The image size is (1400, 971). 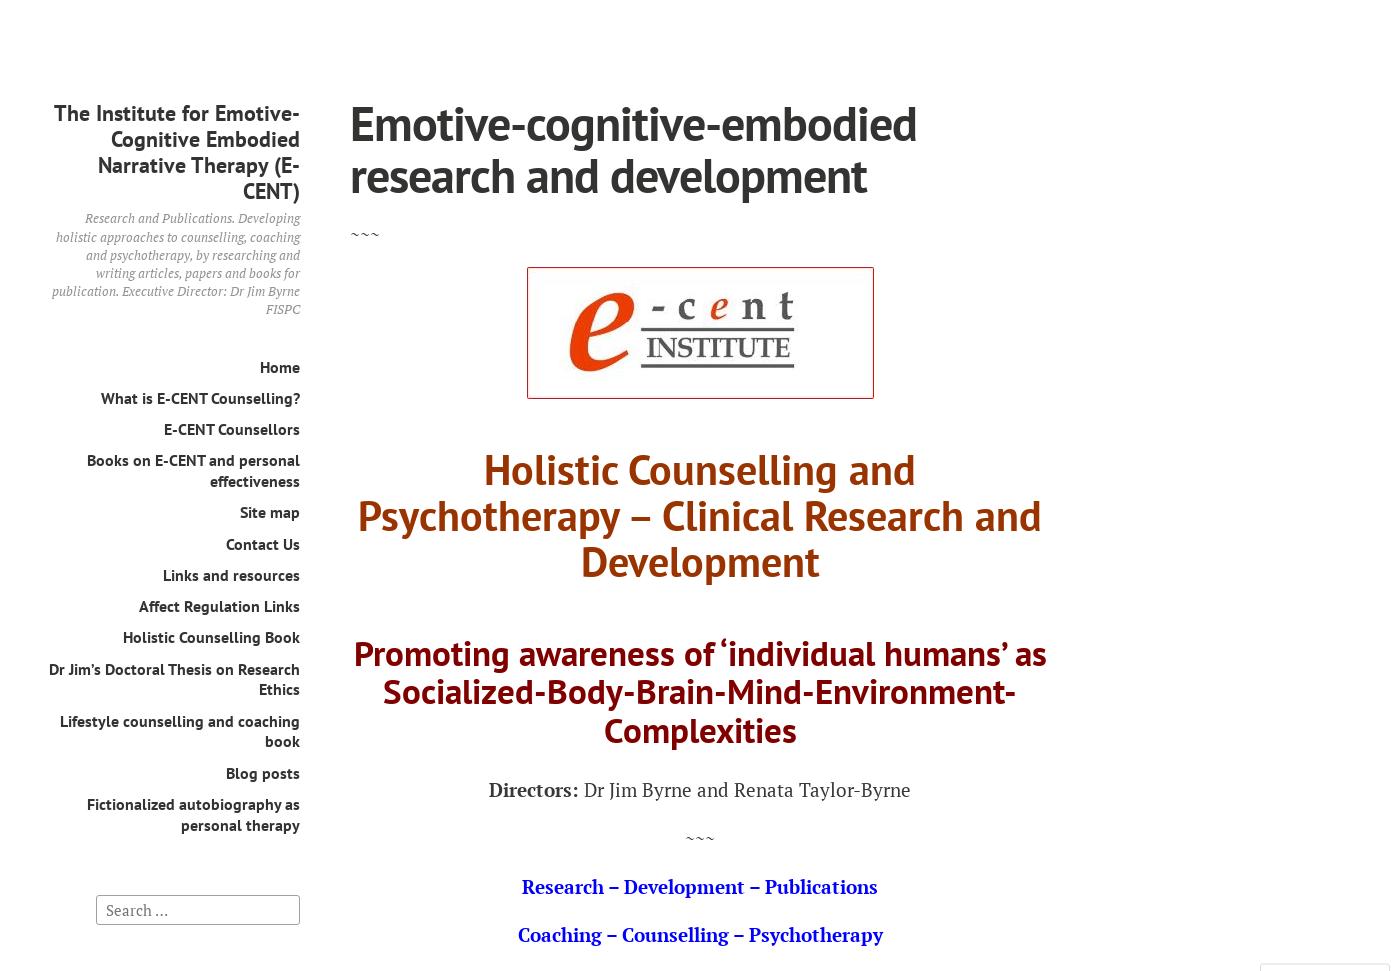 I want to click on 'Directors:', so click(x=489, y=788).